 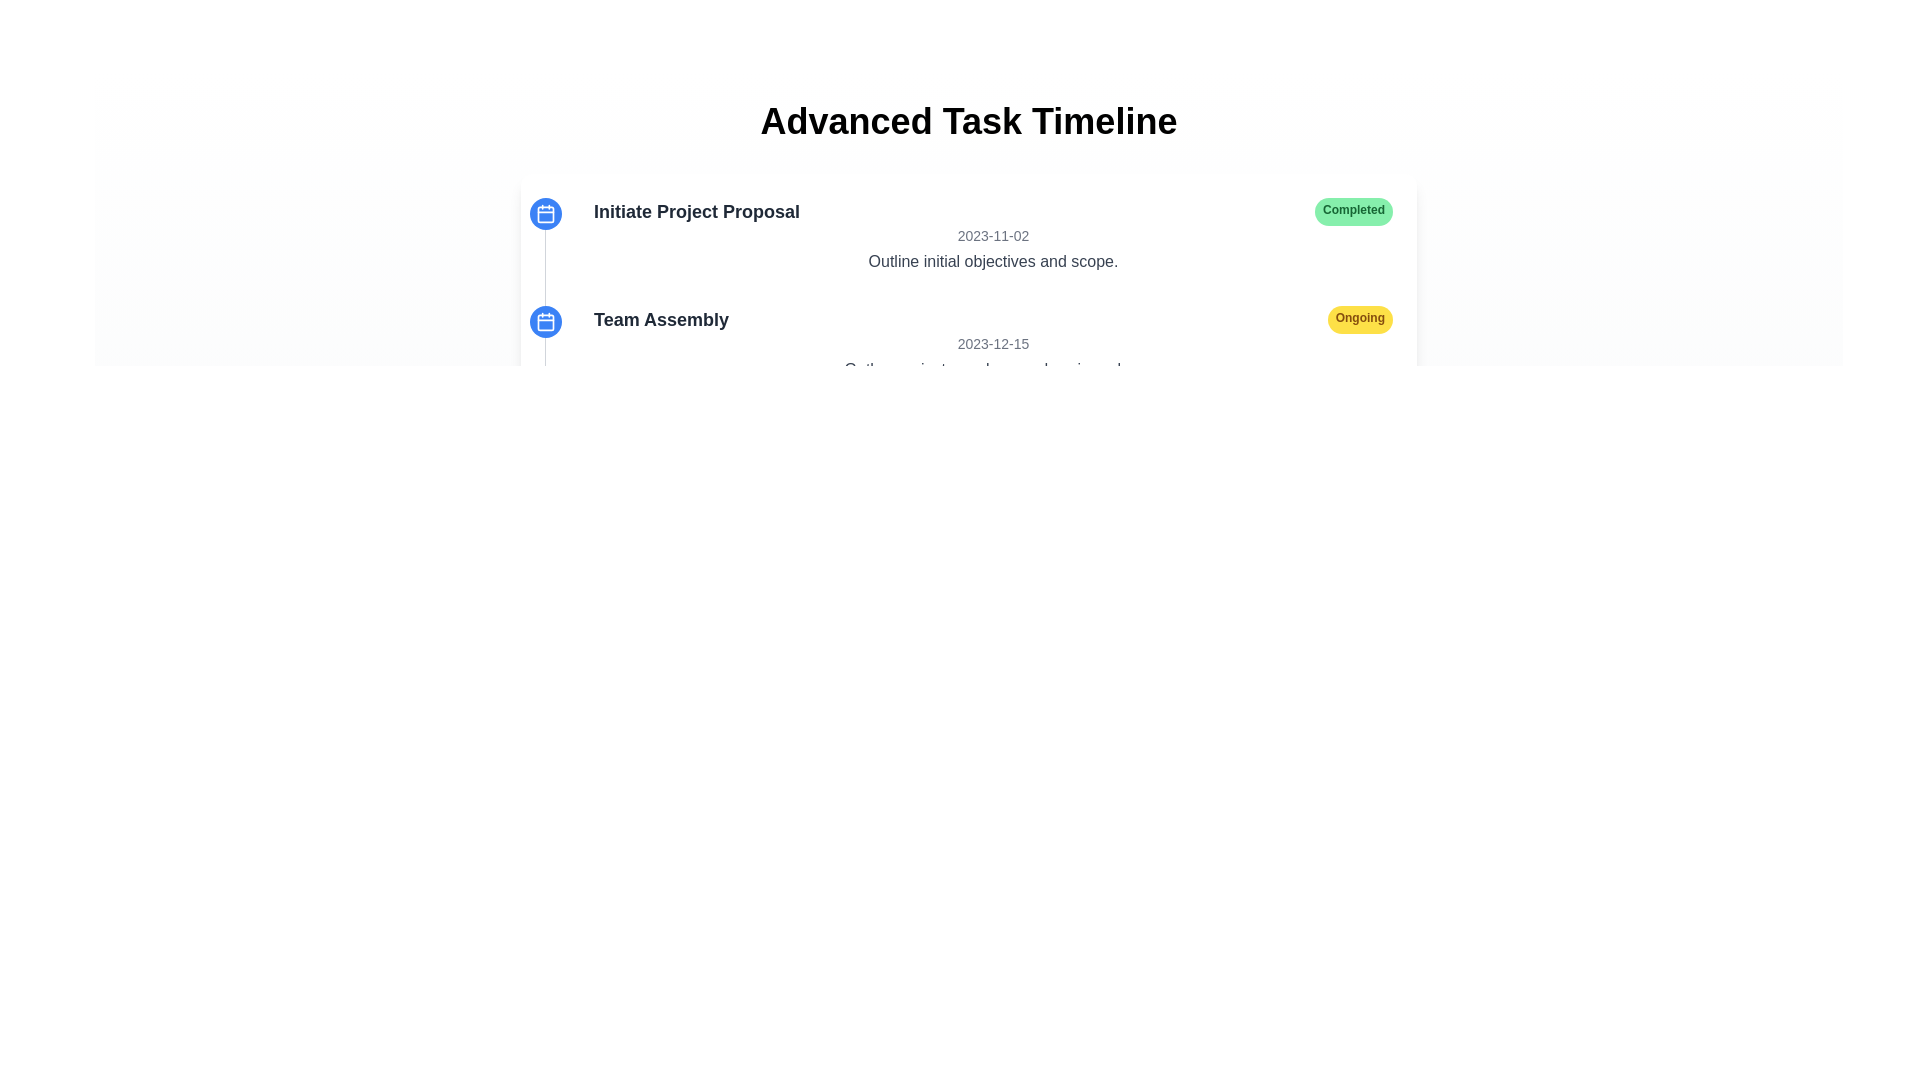 I want to click on the circular icon with a blue background and a white calendar symbol located to the left of the 'Team Assembly' text, so click(x=546, y=320).